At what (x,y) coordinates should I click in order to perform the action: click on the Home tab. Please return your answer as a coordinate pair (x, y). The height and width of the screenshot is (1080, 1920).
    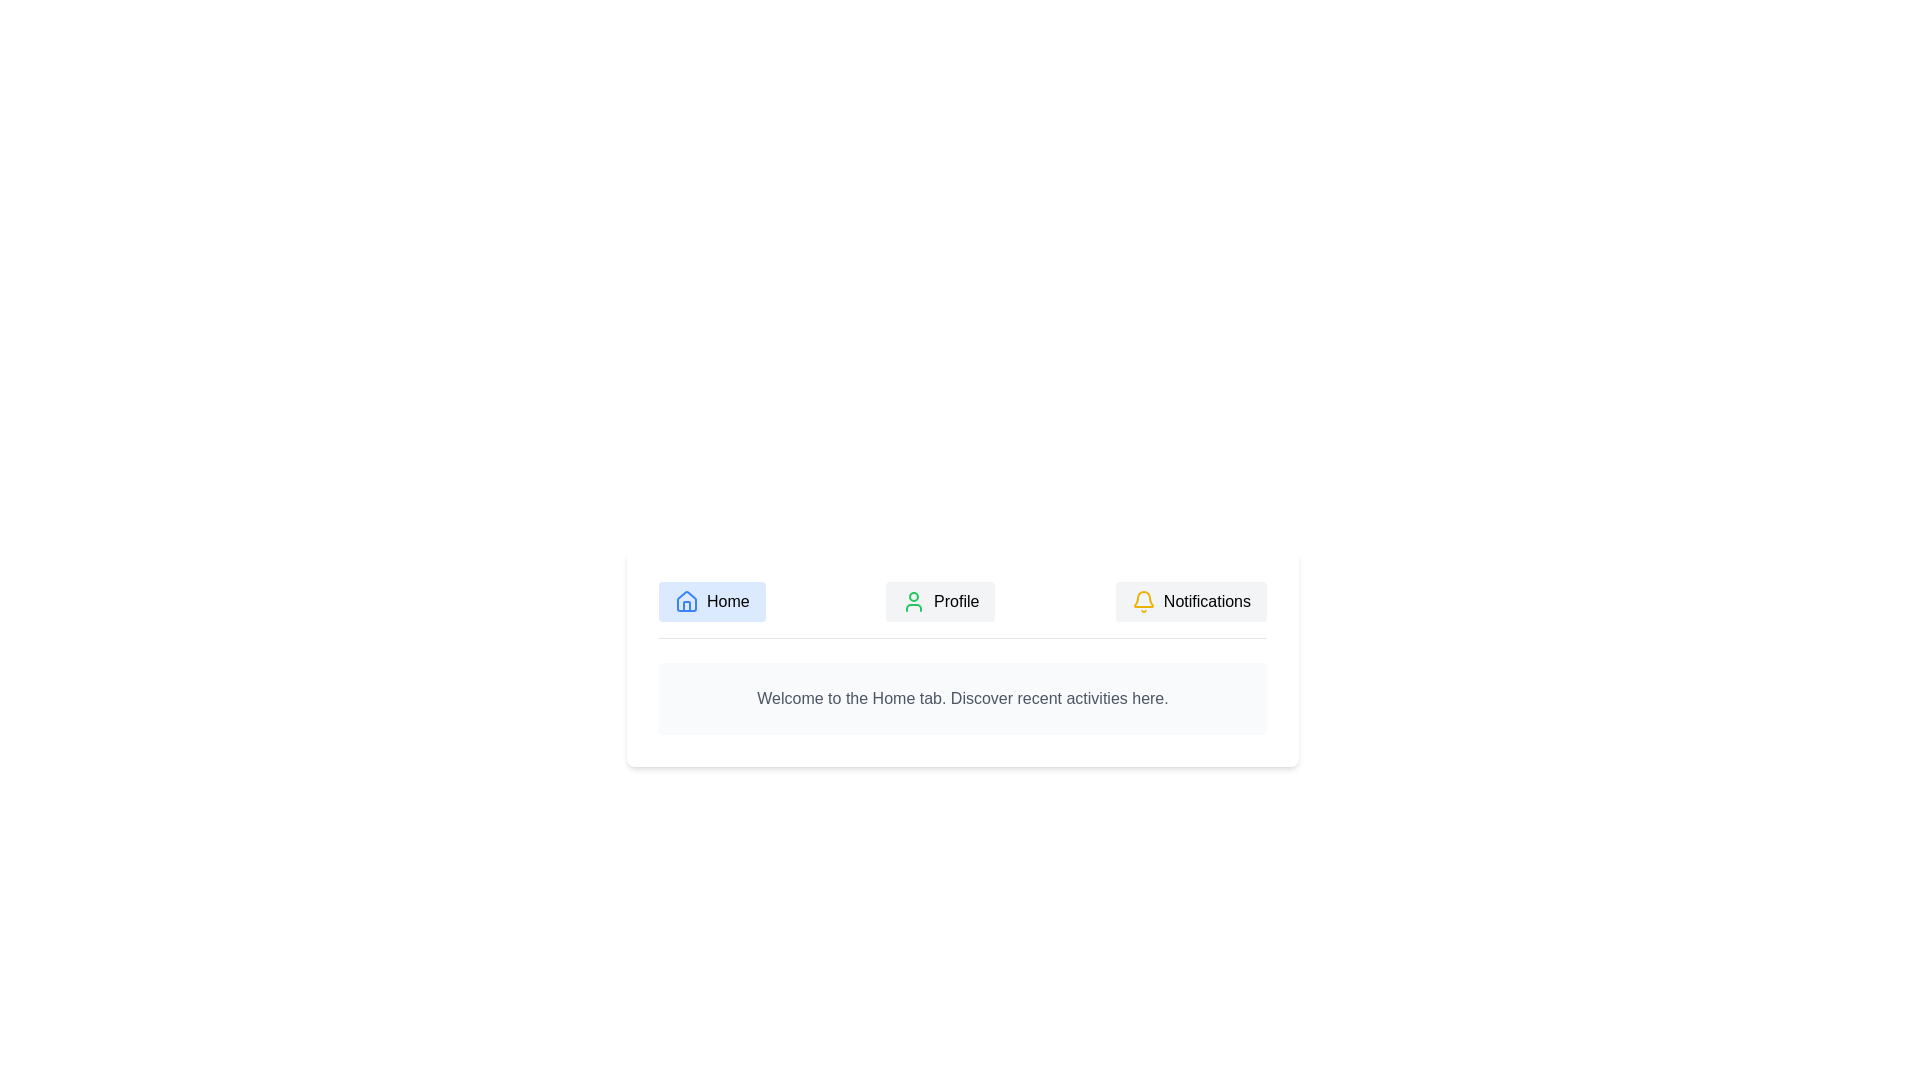
    Looking at the image, I should click on (711, 600).